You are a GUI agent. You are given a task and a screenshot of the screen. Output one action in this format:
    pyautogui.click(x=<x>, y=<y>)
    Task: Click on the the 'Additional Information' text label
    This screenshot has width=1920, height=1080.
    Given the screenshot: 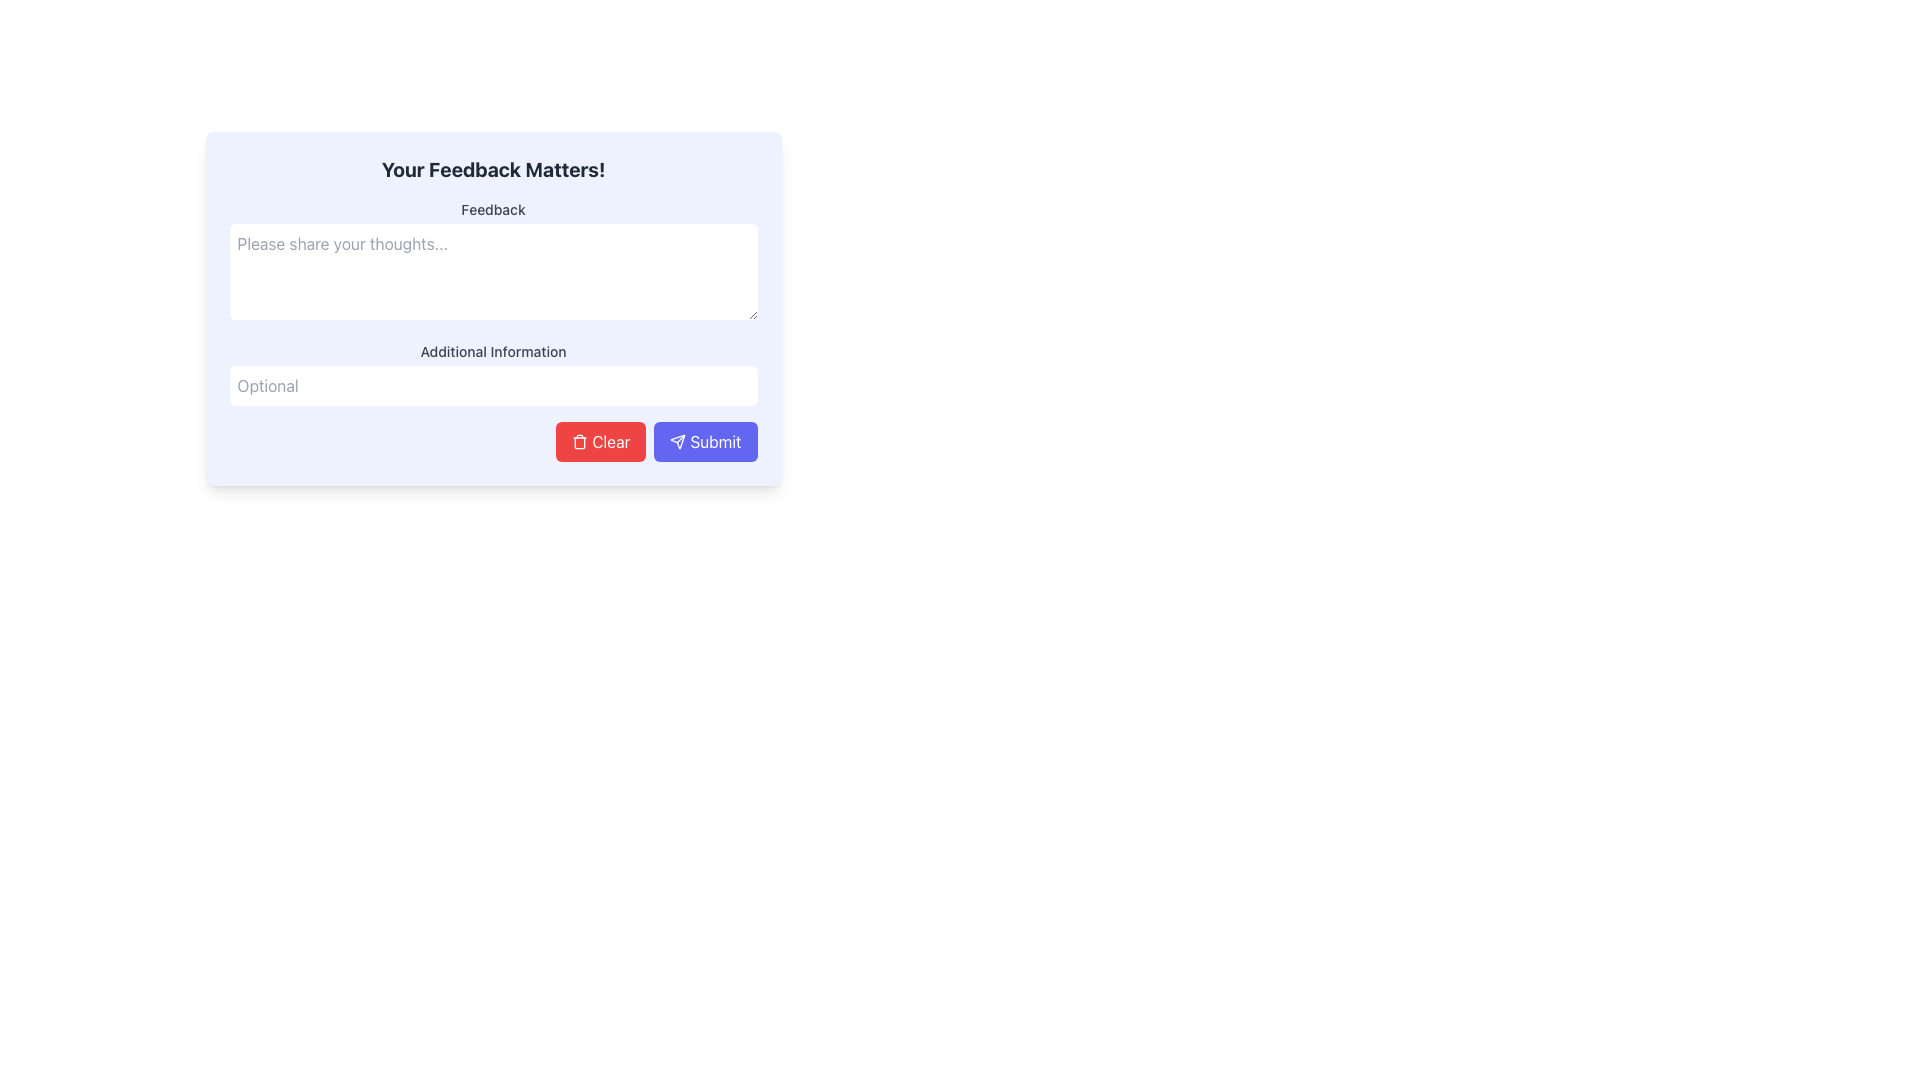 What is the action you would take?
    pyautogui.click(x=493, y=350)
    